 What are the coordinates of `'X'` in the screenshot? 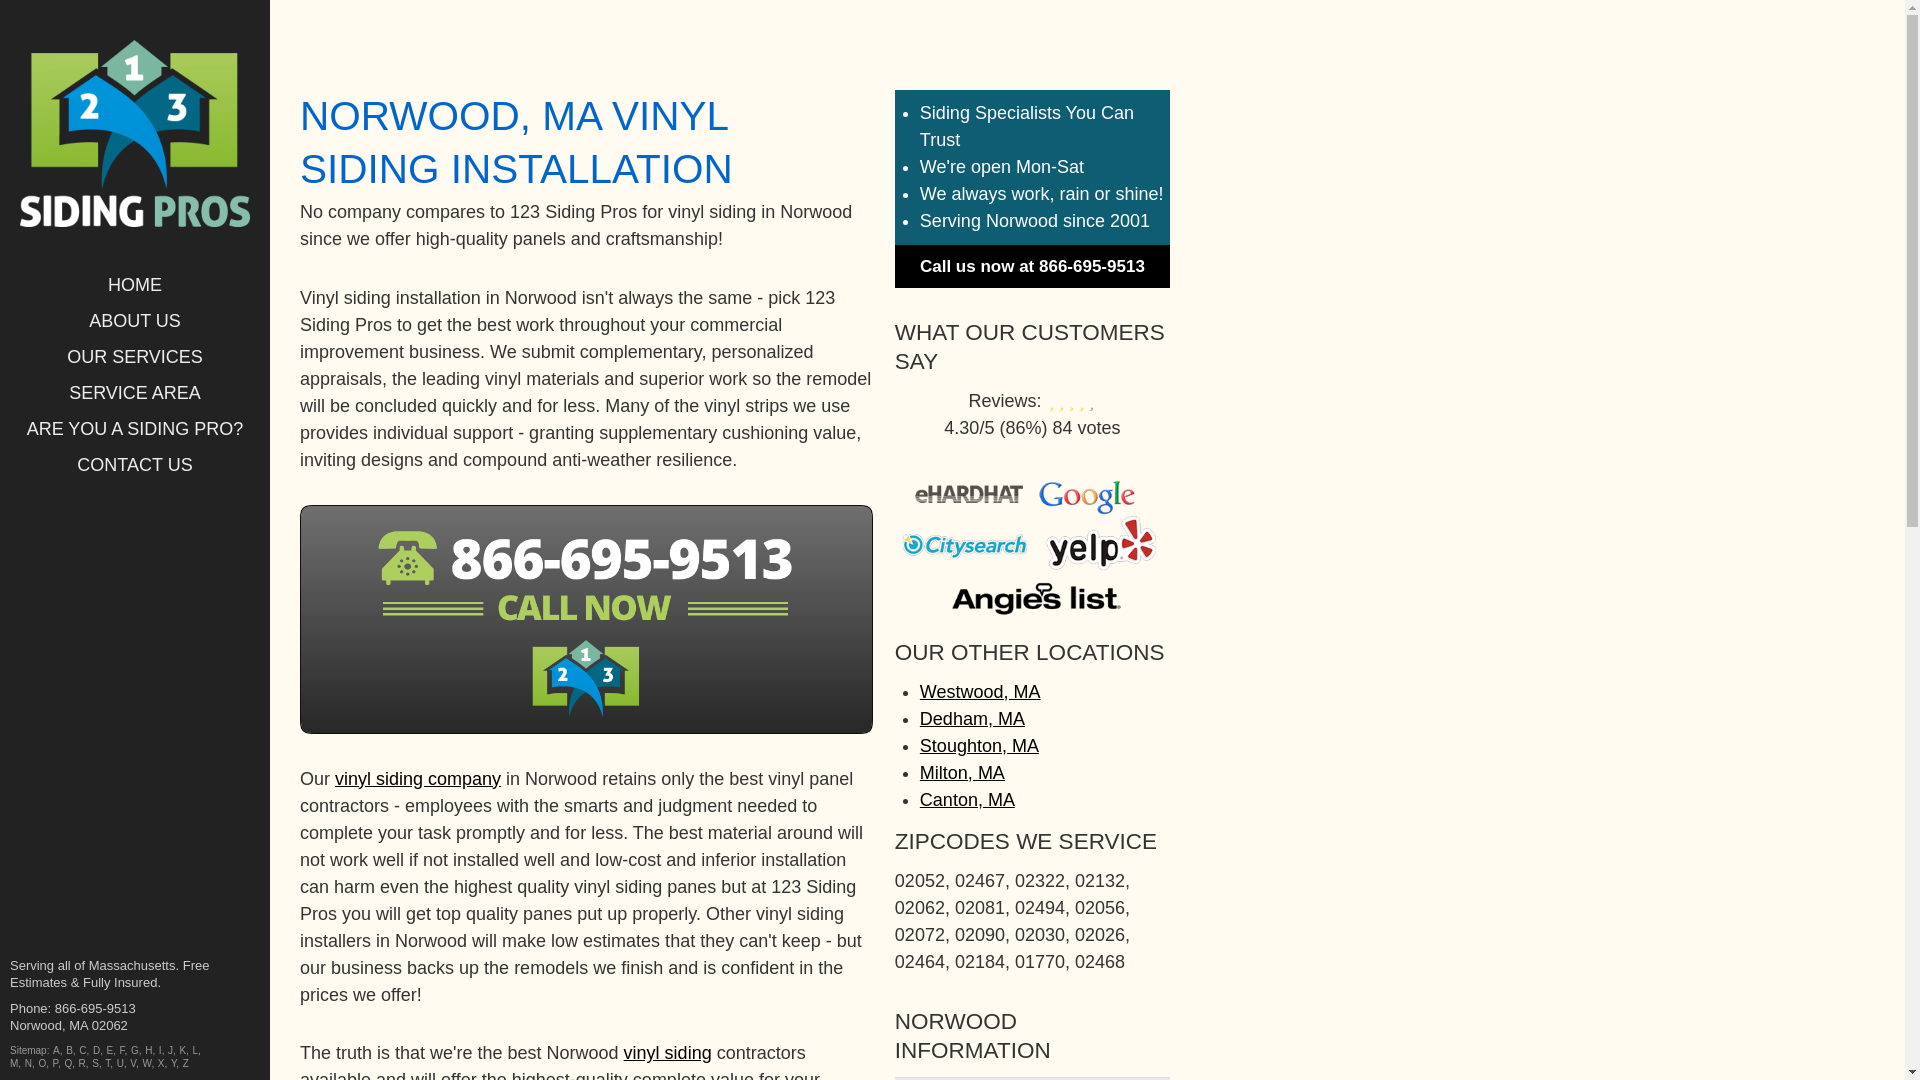 It's located at (161, 1062).